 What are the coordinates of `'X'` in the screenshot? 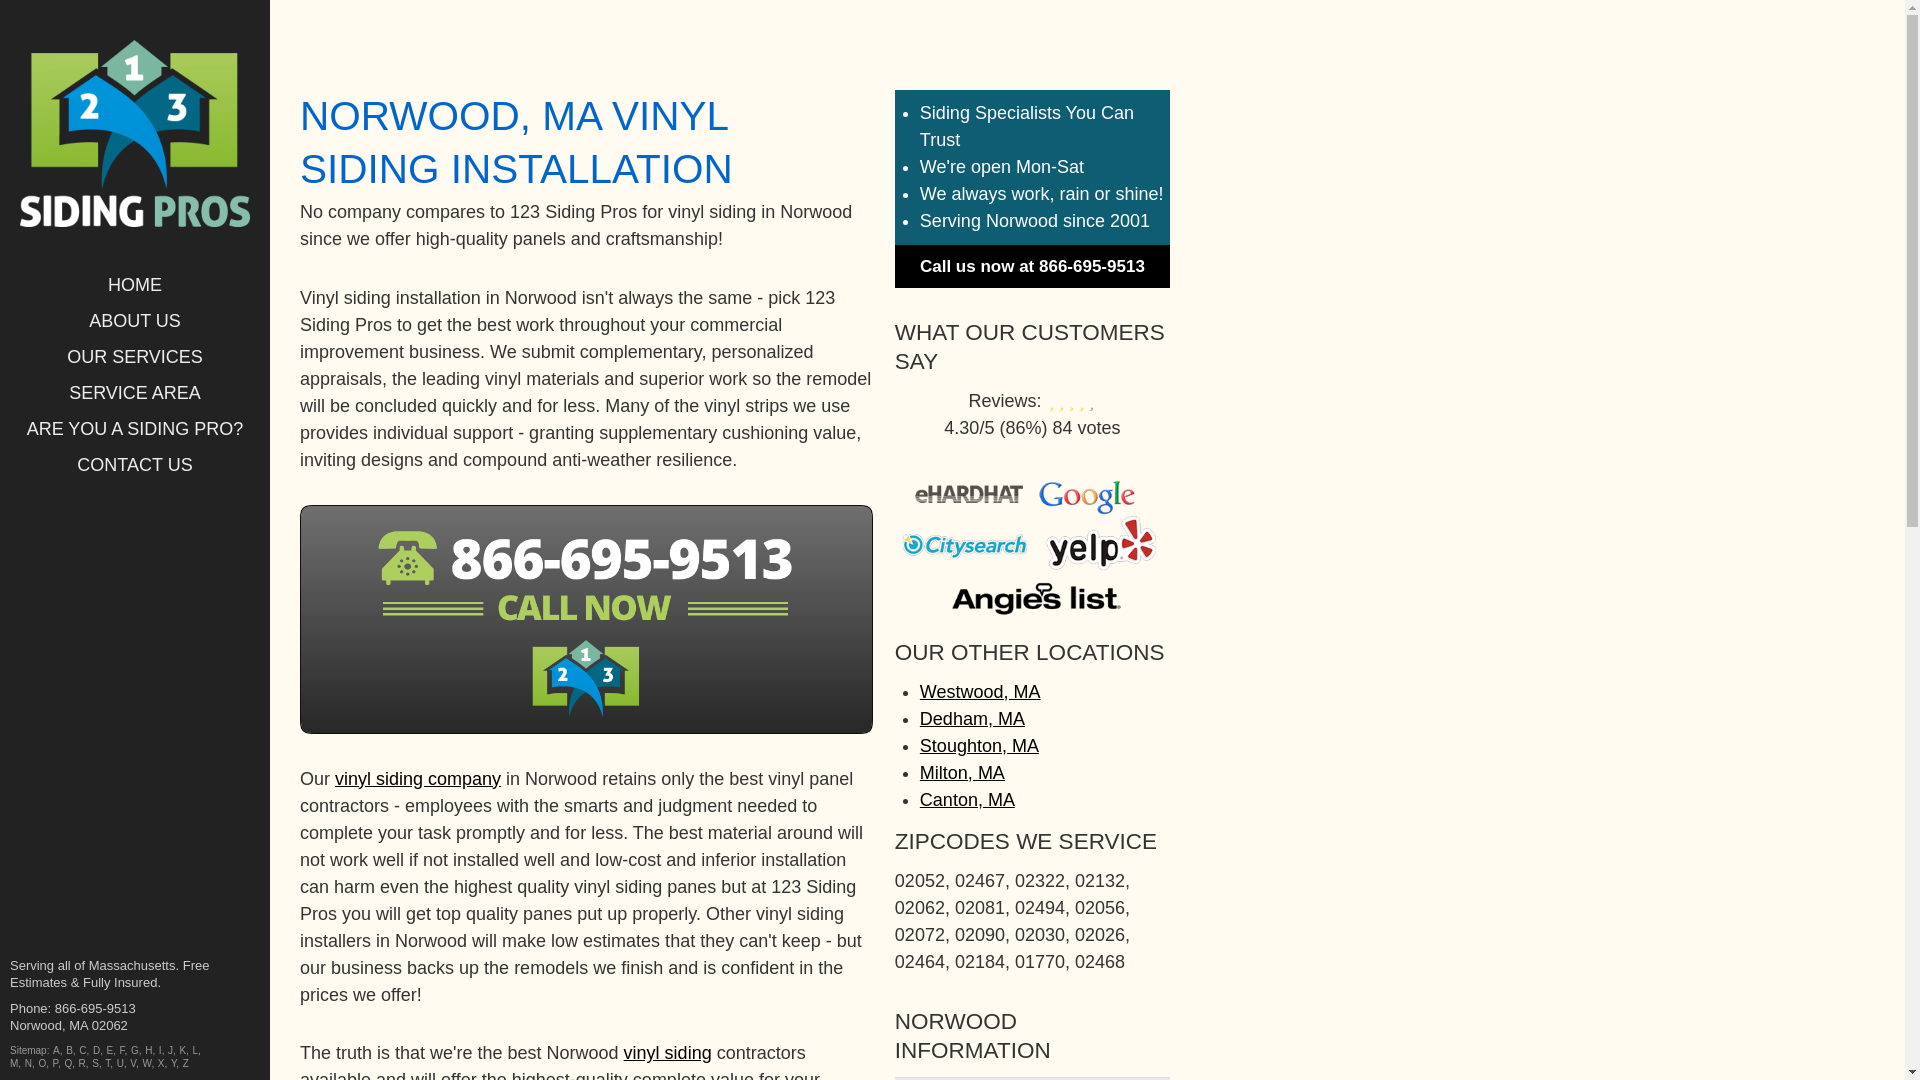 It's located at (161, 1062).